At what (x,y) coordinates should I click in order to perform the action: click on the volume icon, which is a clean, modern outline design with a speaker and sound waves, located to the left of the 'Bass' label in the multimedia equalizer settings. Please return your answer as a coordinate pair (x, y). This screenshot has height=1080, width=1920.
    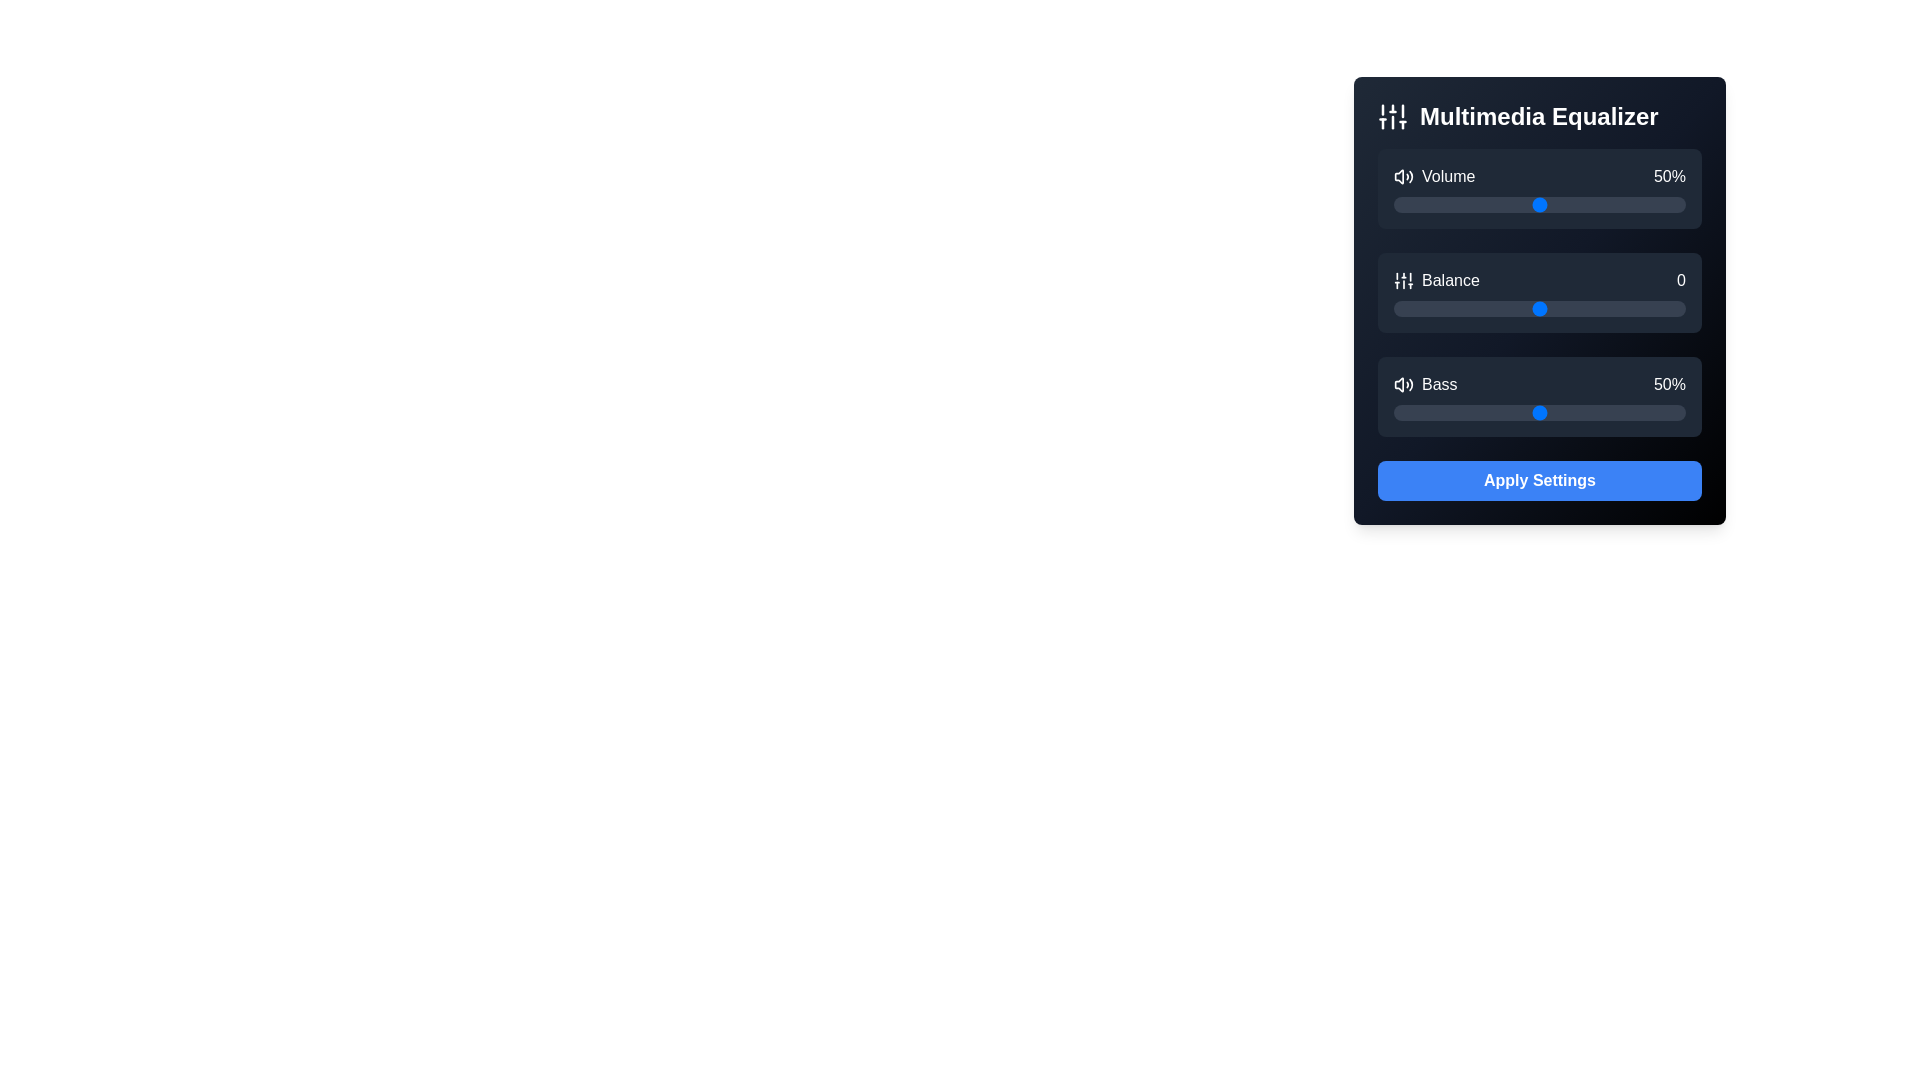
    Looking at the image, I should click on (1402, 385).